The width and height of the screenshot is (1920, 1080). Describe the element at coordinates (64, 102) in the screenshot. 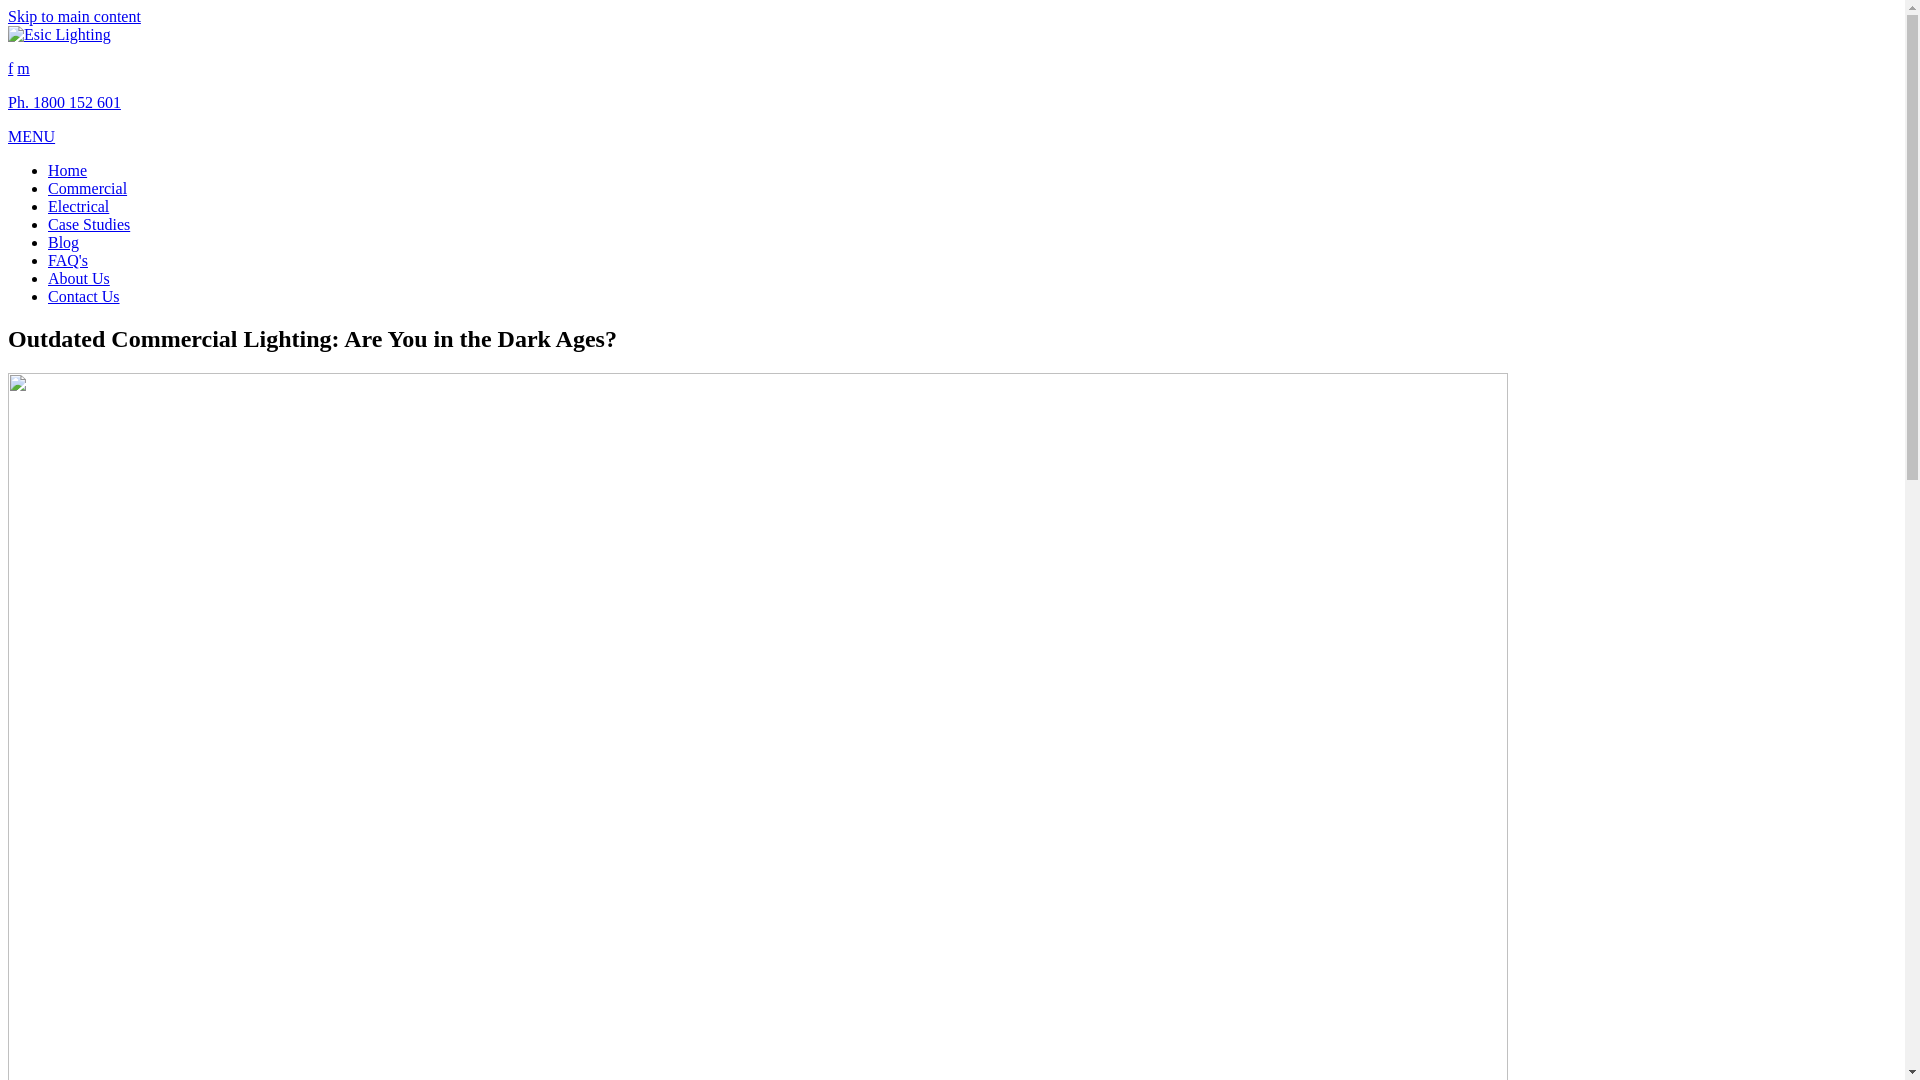

I see `'Ph. 1800 152 601'` at that location.